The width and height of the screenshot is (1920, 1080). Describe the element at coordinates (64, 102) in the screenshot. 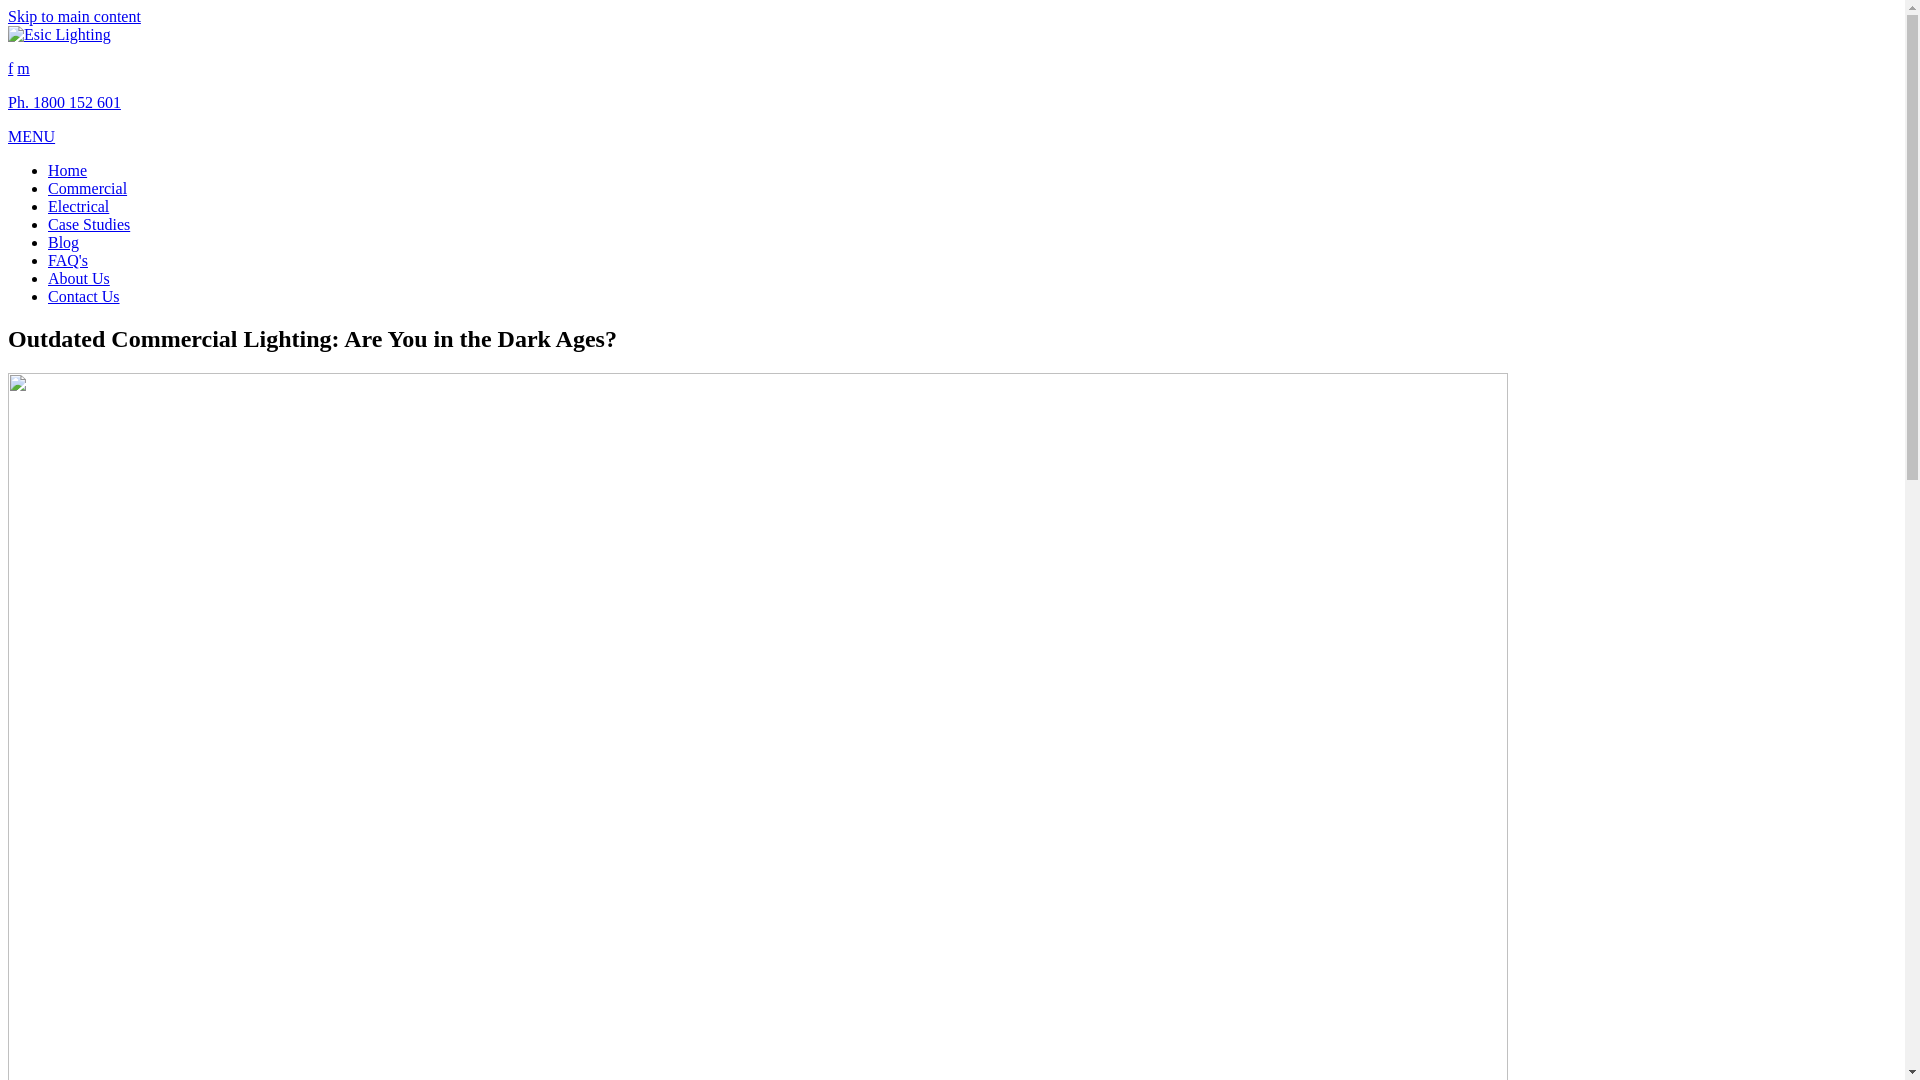

I see `'Ph. 1800 152 601'` at that location.